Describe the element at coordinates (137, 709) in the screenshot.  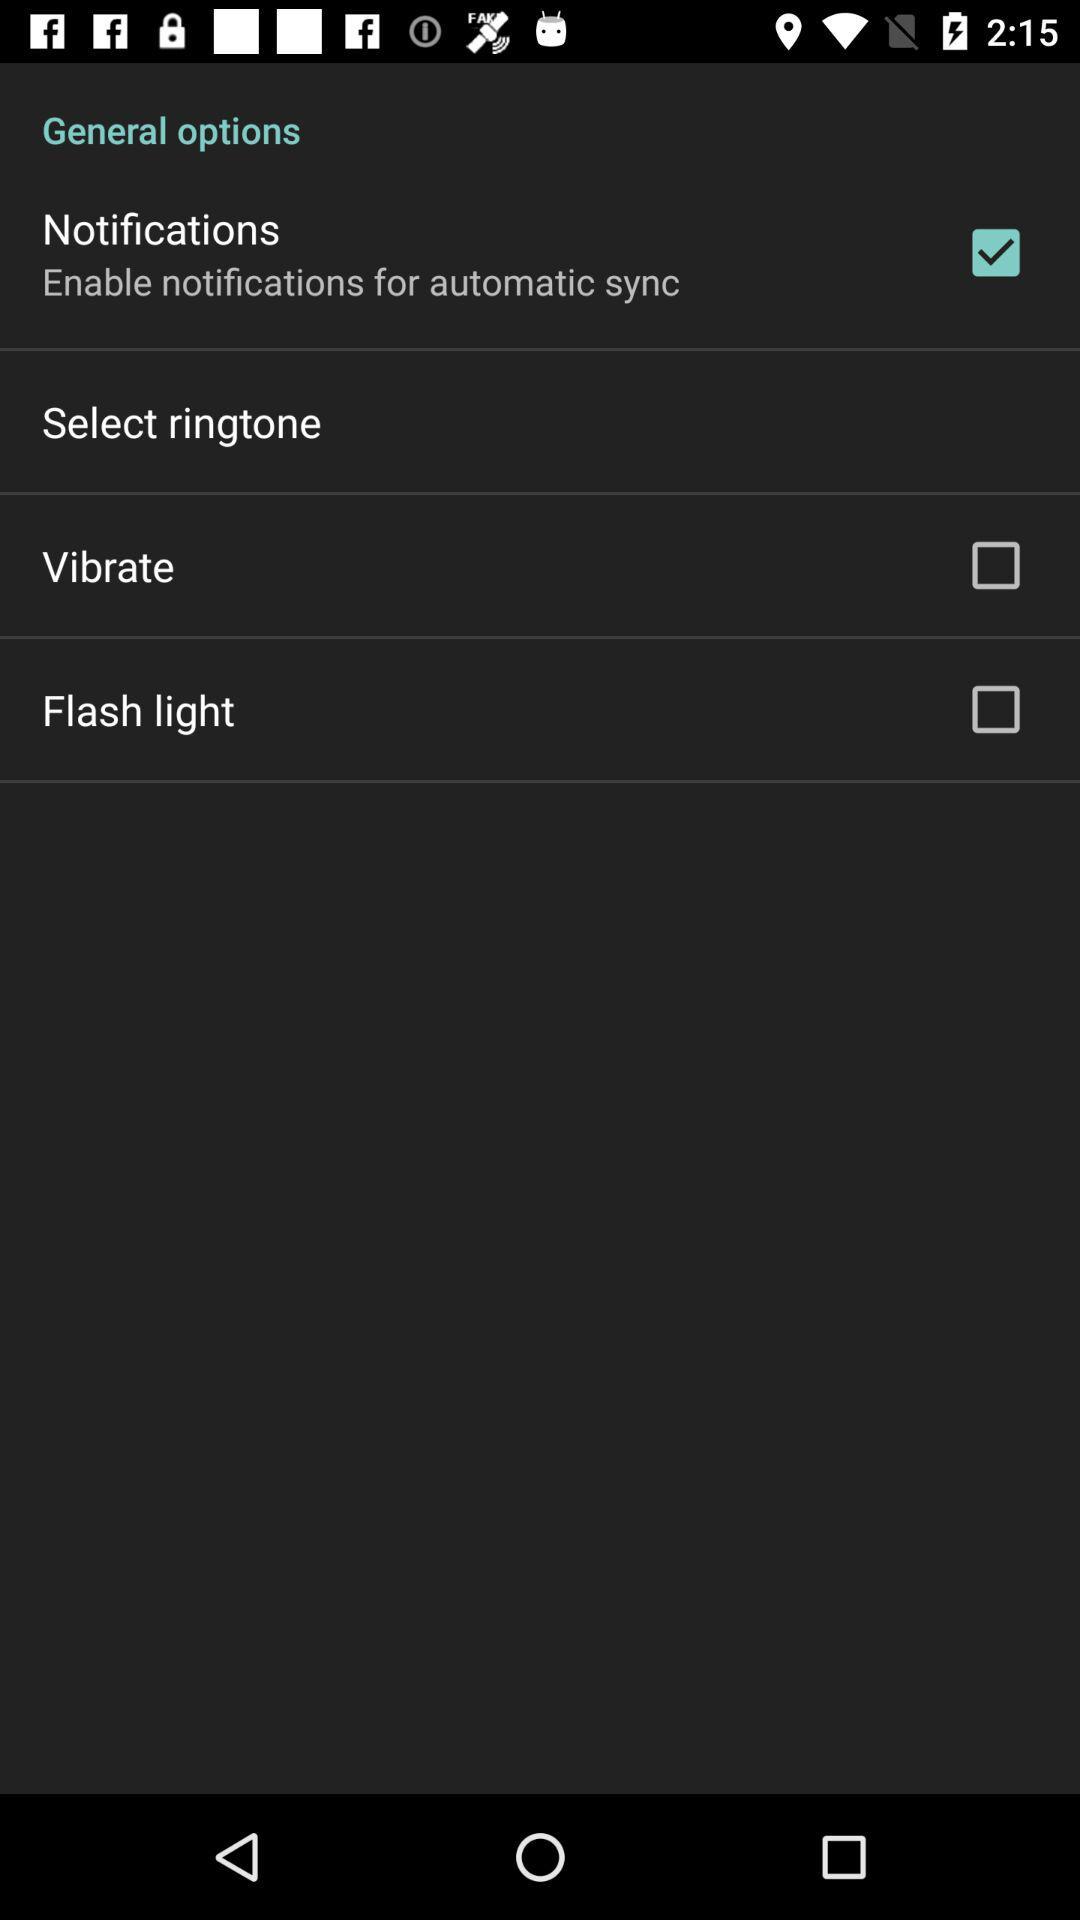
I see `the item on the left` at that location.